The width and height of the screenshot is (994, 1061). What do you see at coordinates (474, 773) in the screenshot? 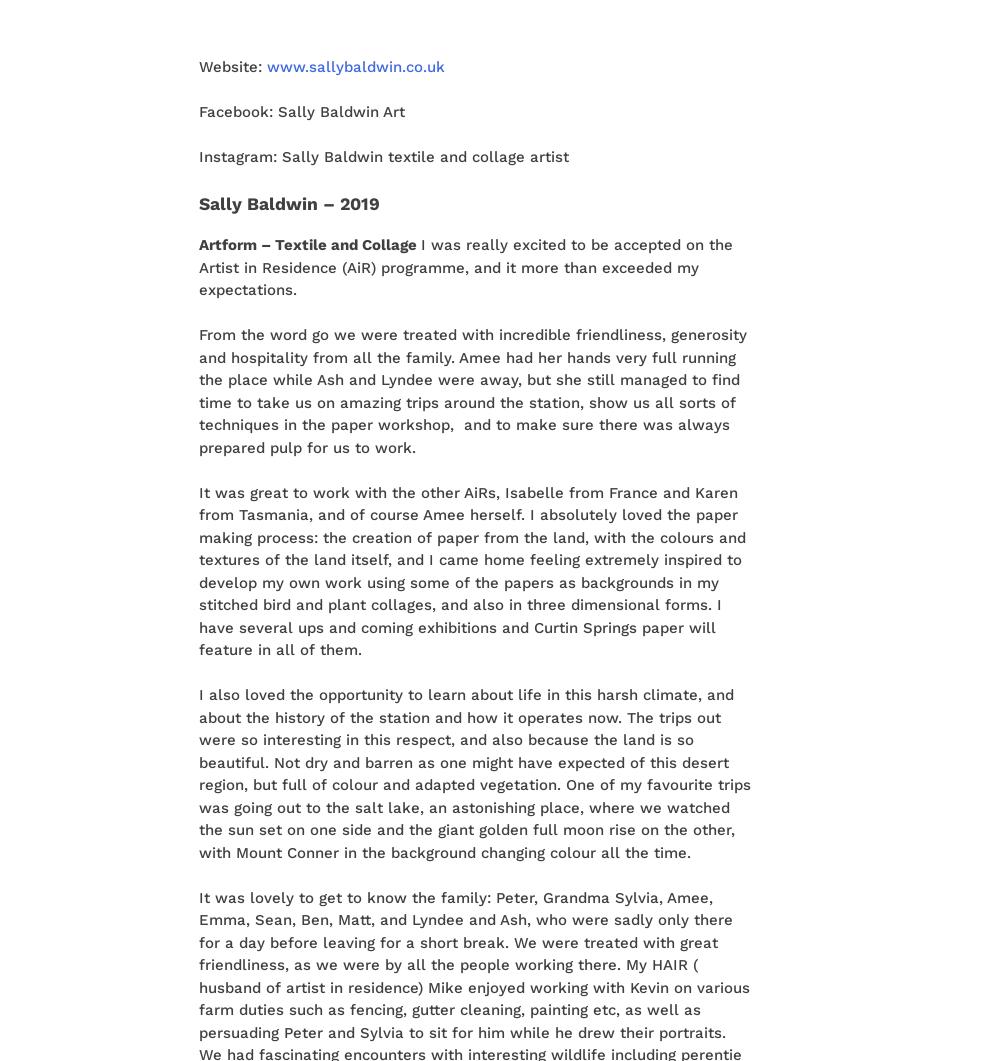
I see `'I also loved the opportunity to learn about life in this harsh climate, and about the history of the station and how it operates now. The trips out were so interesting in this respect, and also because the land is so beautiful. Not dry and barren as one might have expected of this desert region, but full of colour and adapted vegetation. One of my favourite trips was going out to the salt lake, an astonishing place, where we watched the sun set on one side and the giant golden full moon rise on the other, with Mount Conner in the background changing colour all the time.'` at bounding box center [474, 773].